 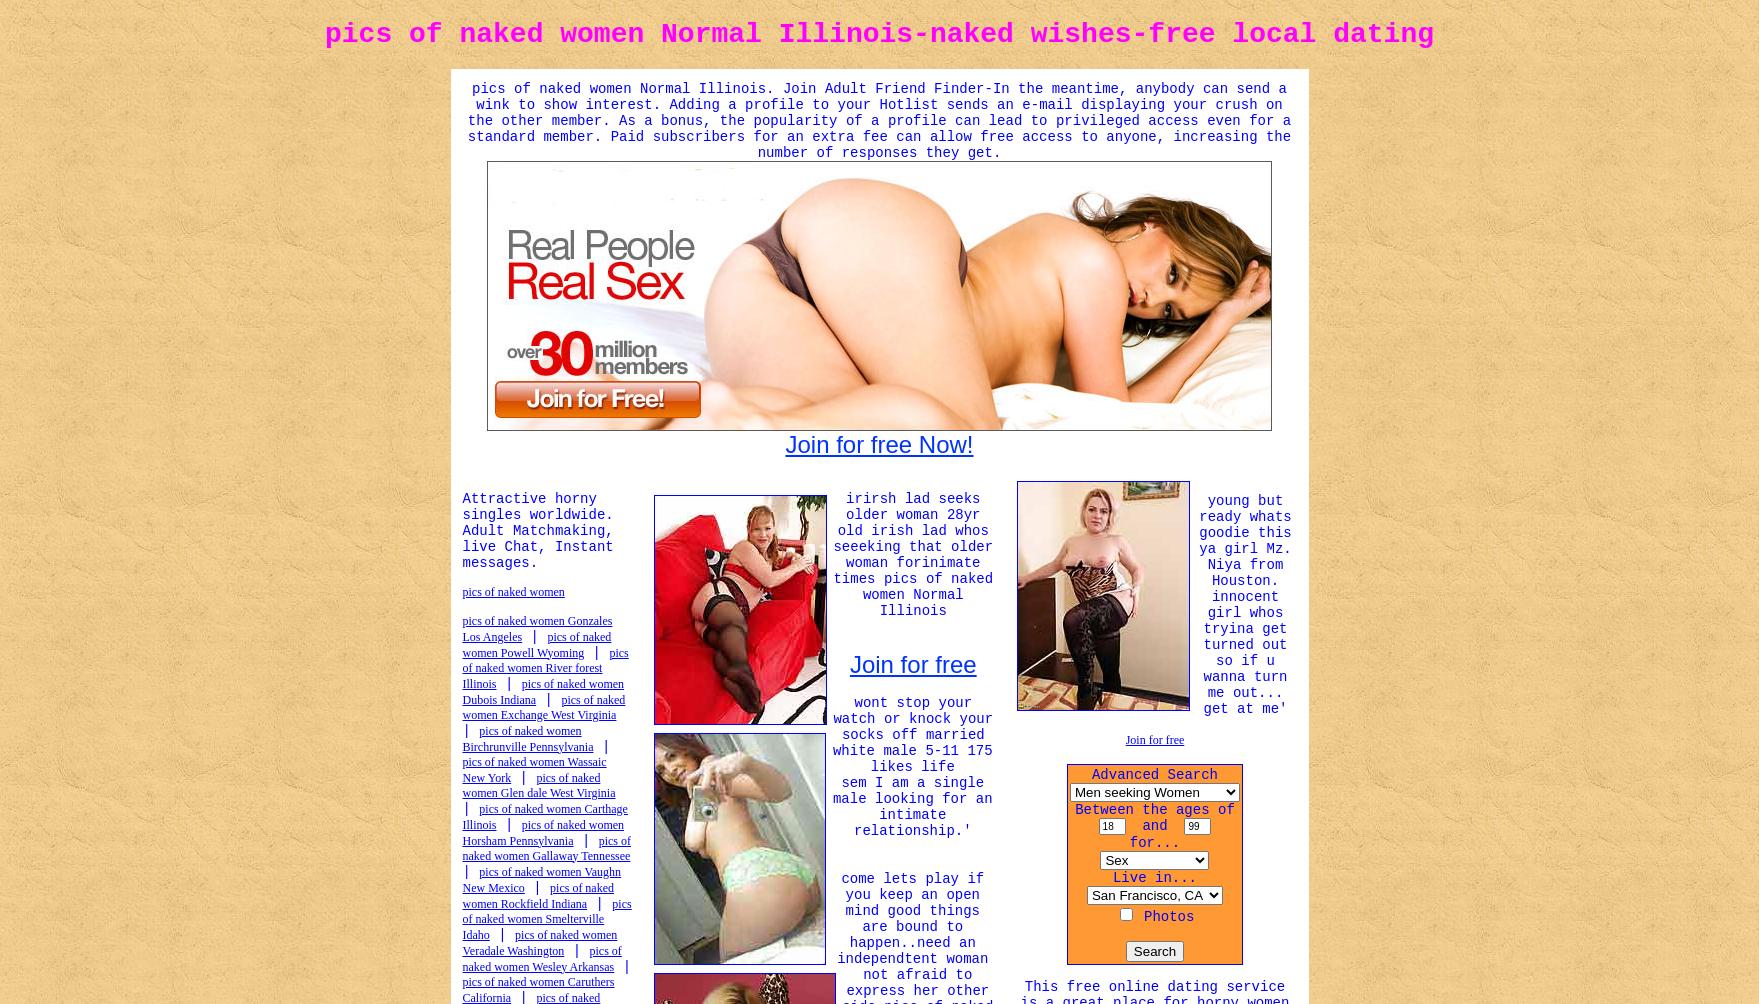 What do you see at coordinates (537, 893) in the screenshot?
I see `'pics of naked women Rockfield Indiana'` at bounding box center [537, 893].